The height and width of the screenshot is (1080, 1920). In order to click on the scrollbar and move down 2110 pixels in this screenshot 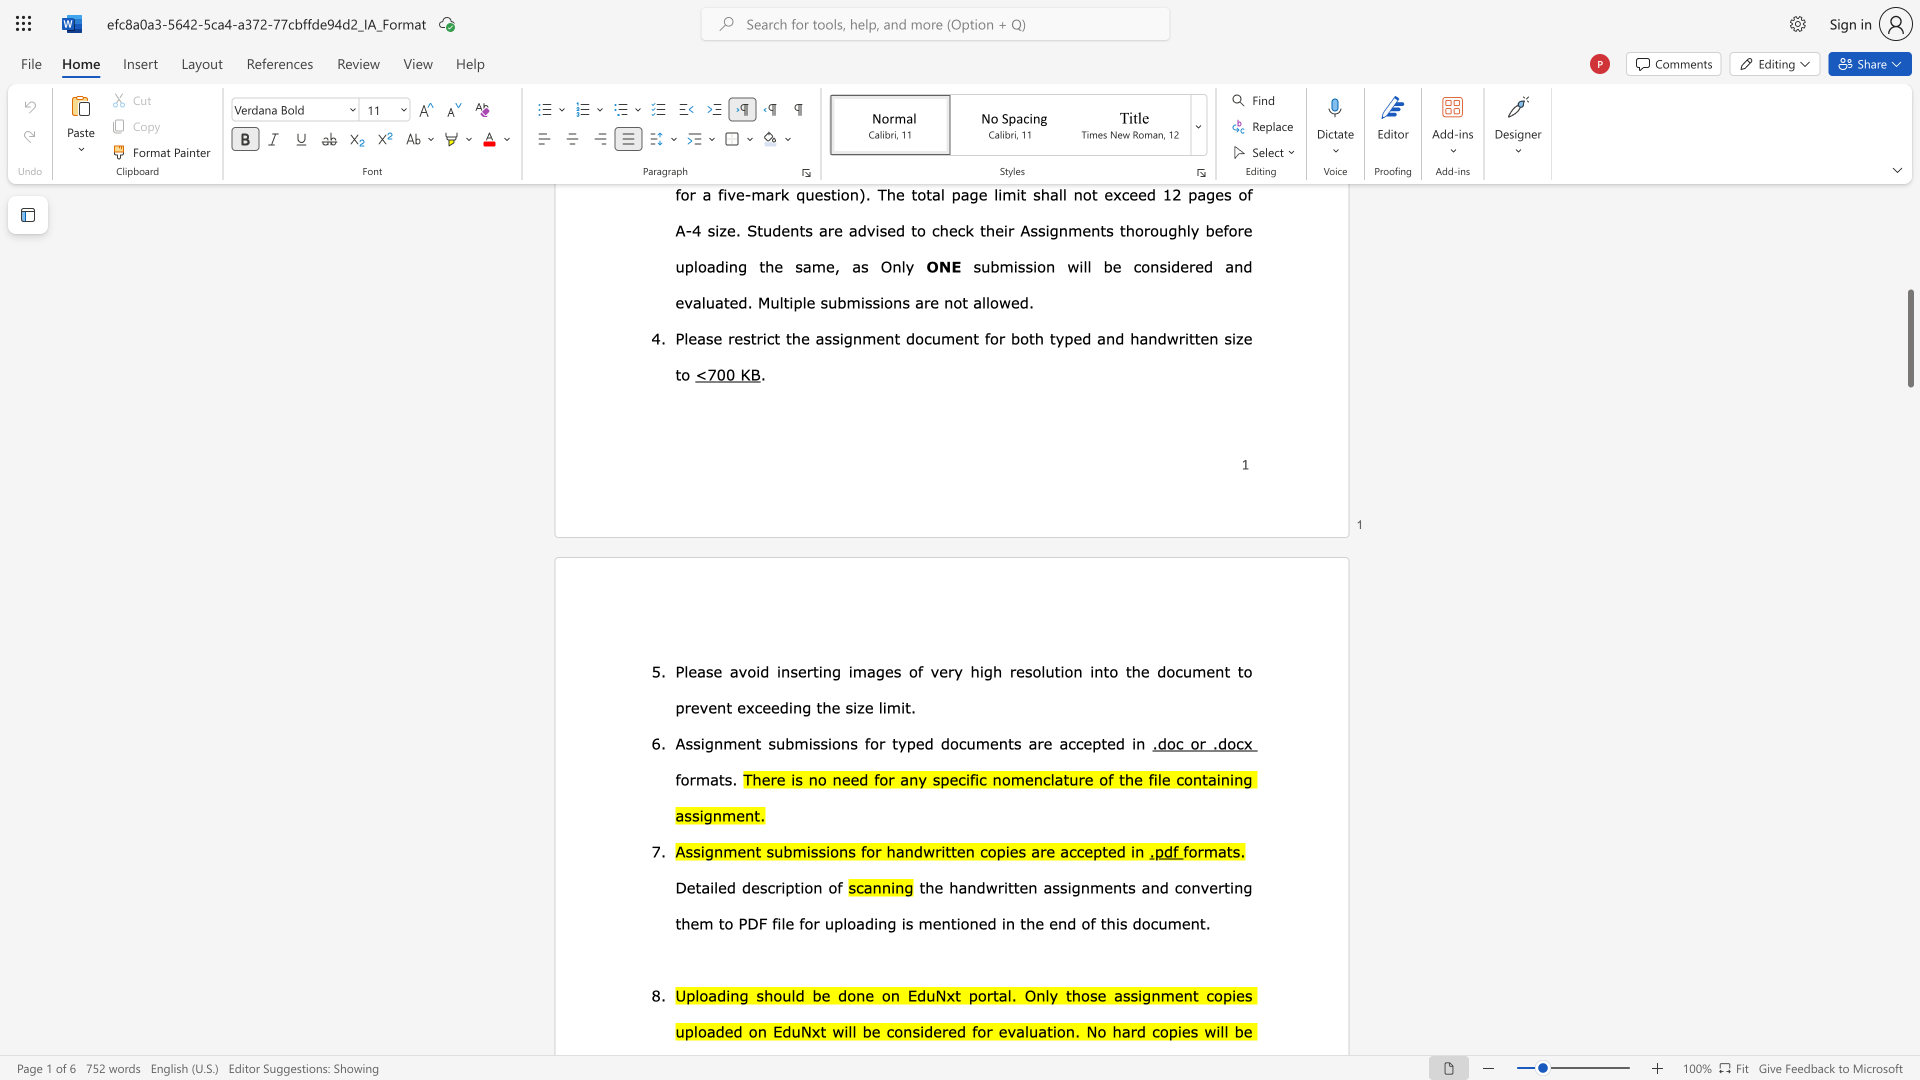, I will do `click(1909, 337)`.